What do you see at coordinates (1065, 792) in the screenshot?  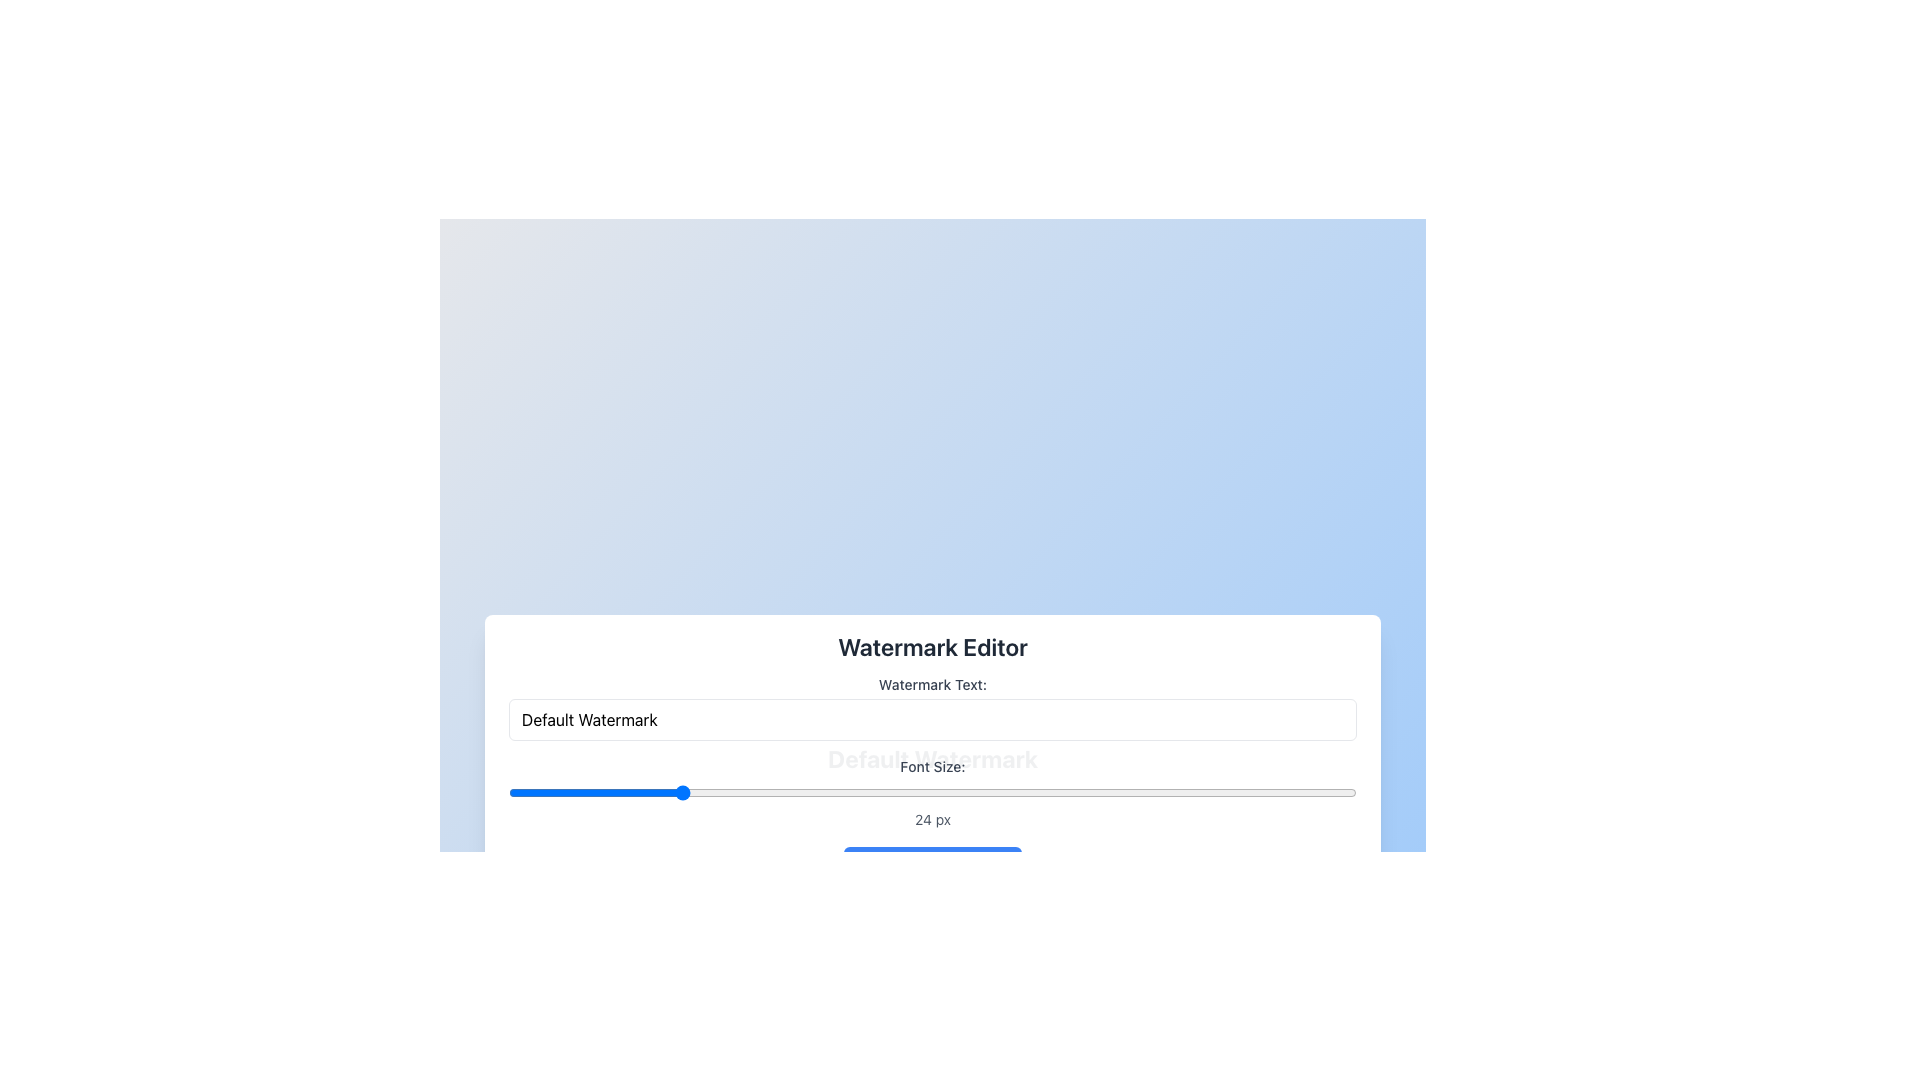 I see `font size` at bounding box center [1065, 792].